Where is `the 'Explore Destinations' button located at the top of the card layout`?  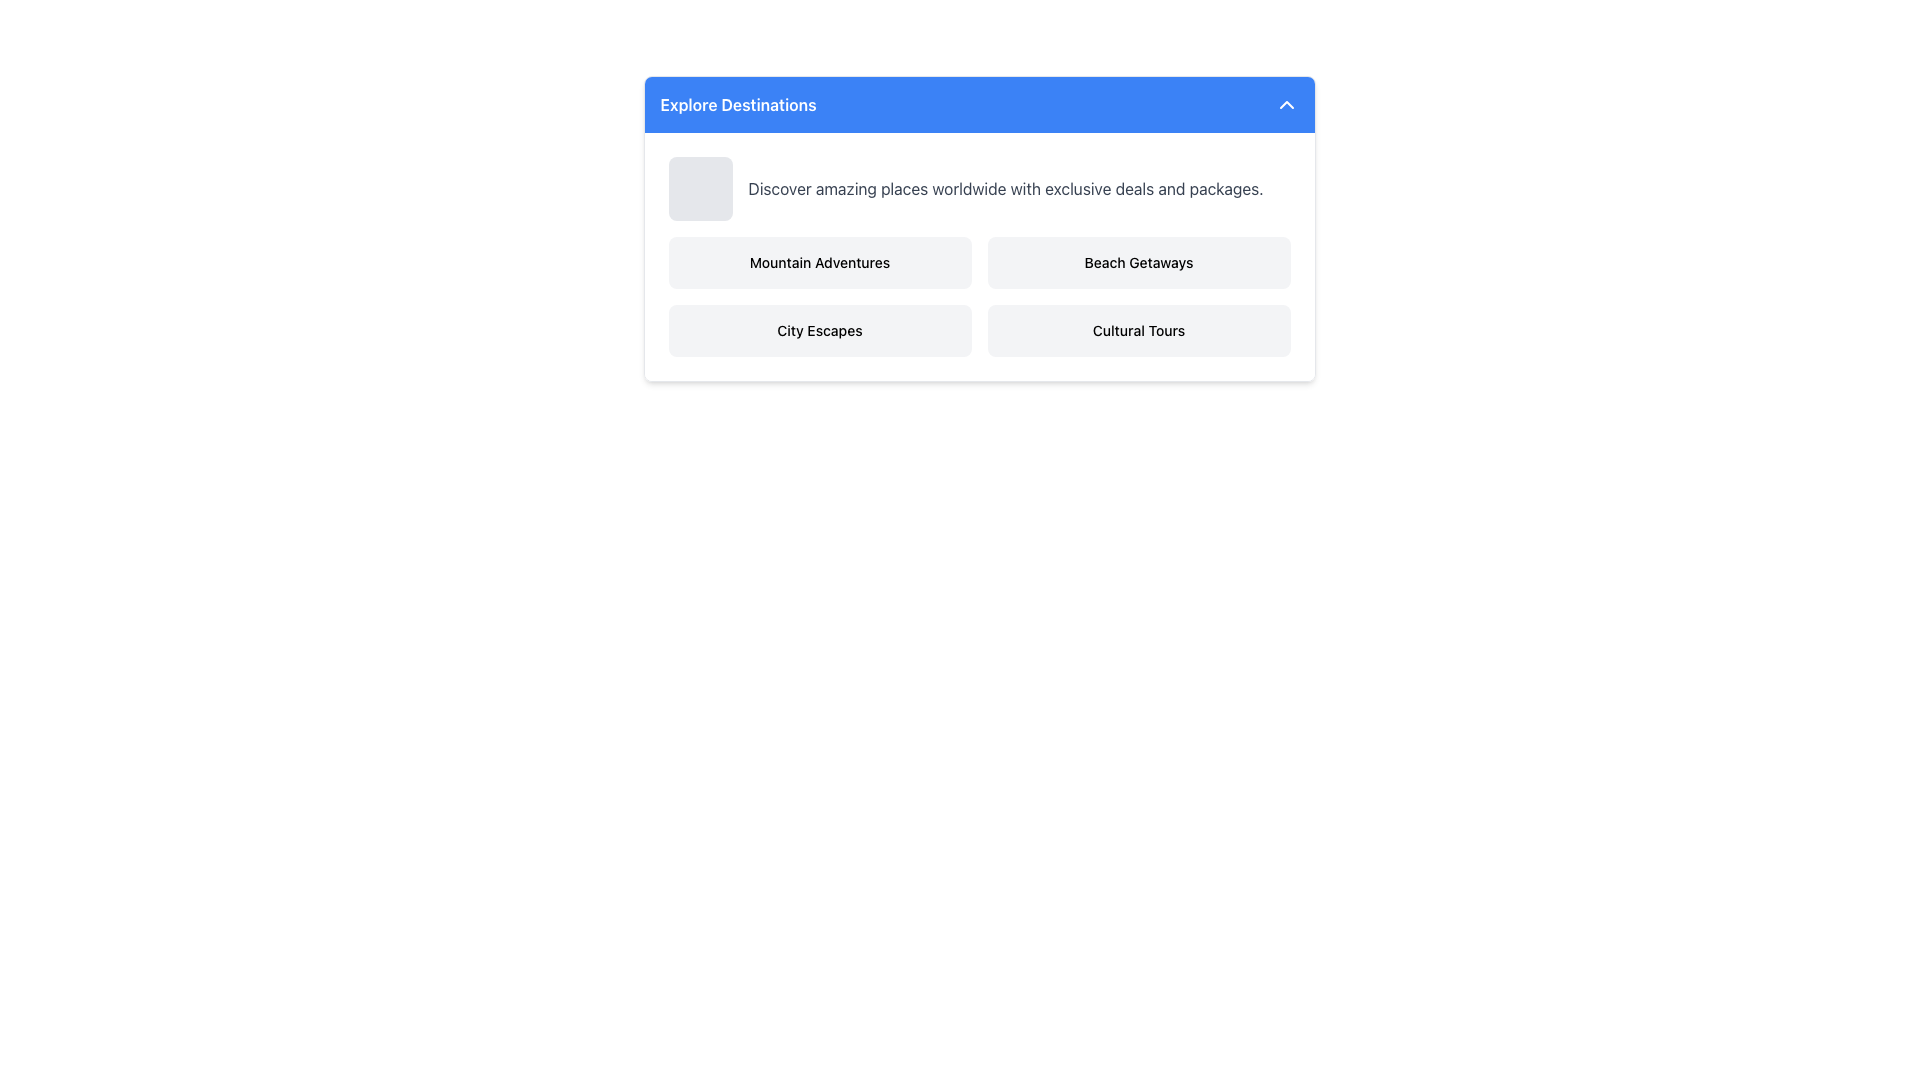 the 'Explore Destinations' button located at the top of the card layout is located at coordinates (979, 104).